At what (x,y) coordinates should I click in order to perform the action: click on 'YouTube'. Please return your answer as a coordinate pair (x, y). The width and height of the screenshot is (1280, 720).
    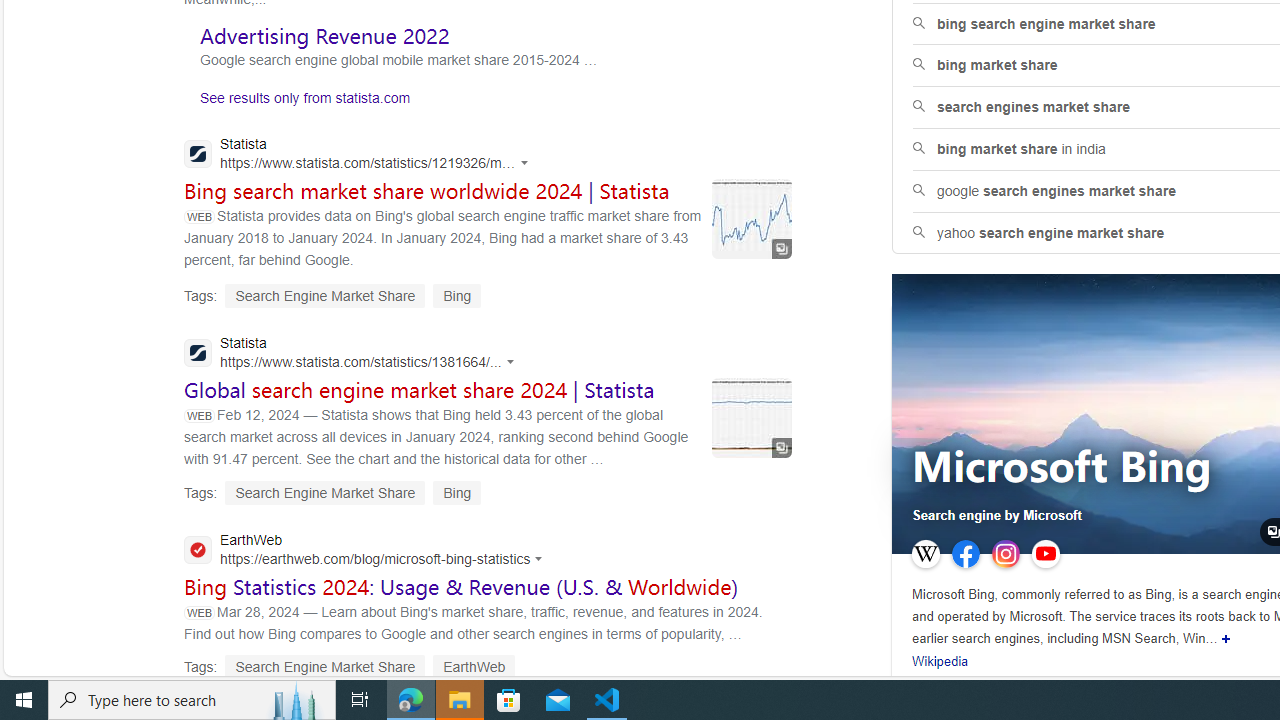
    Looking at the image, I should click on (1044, 554).